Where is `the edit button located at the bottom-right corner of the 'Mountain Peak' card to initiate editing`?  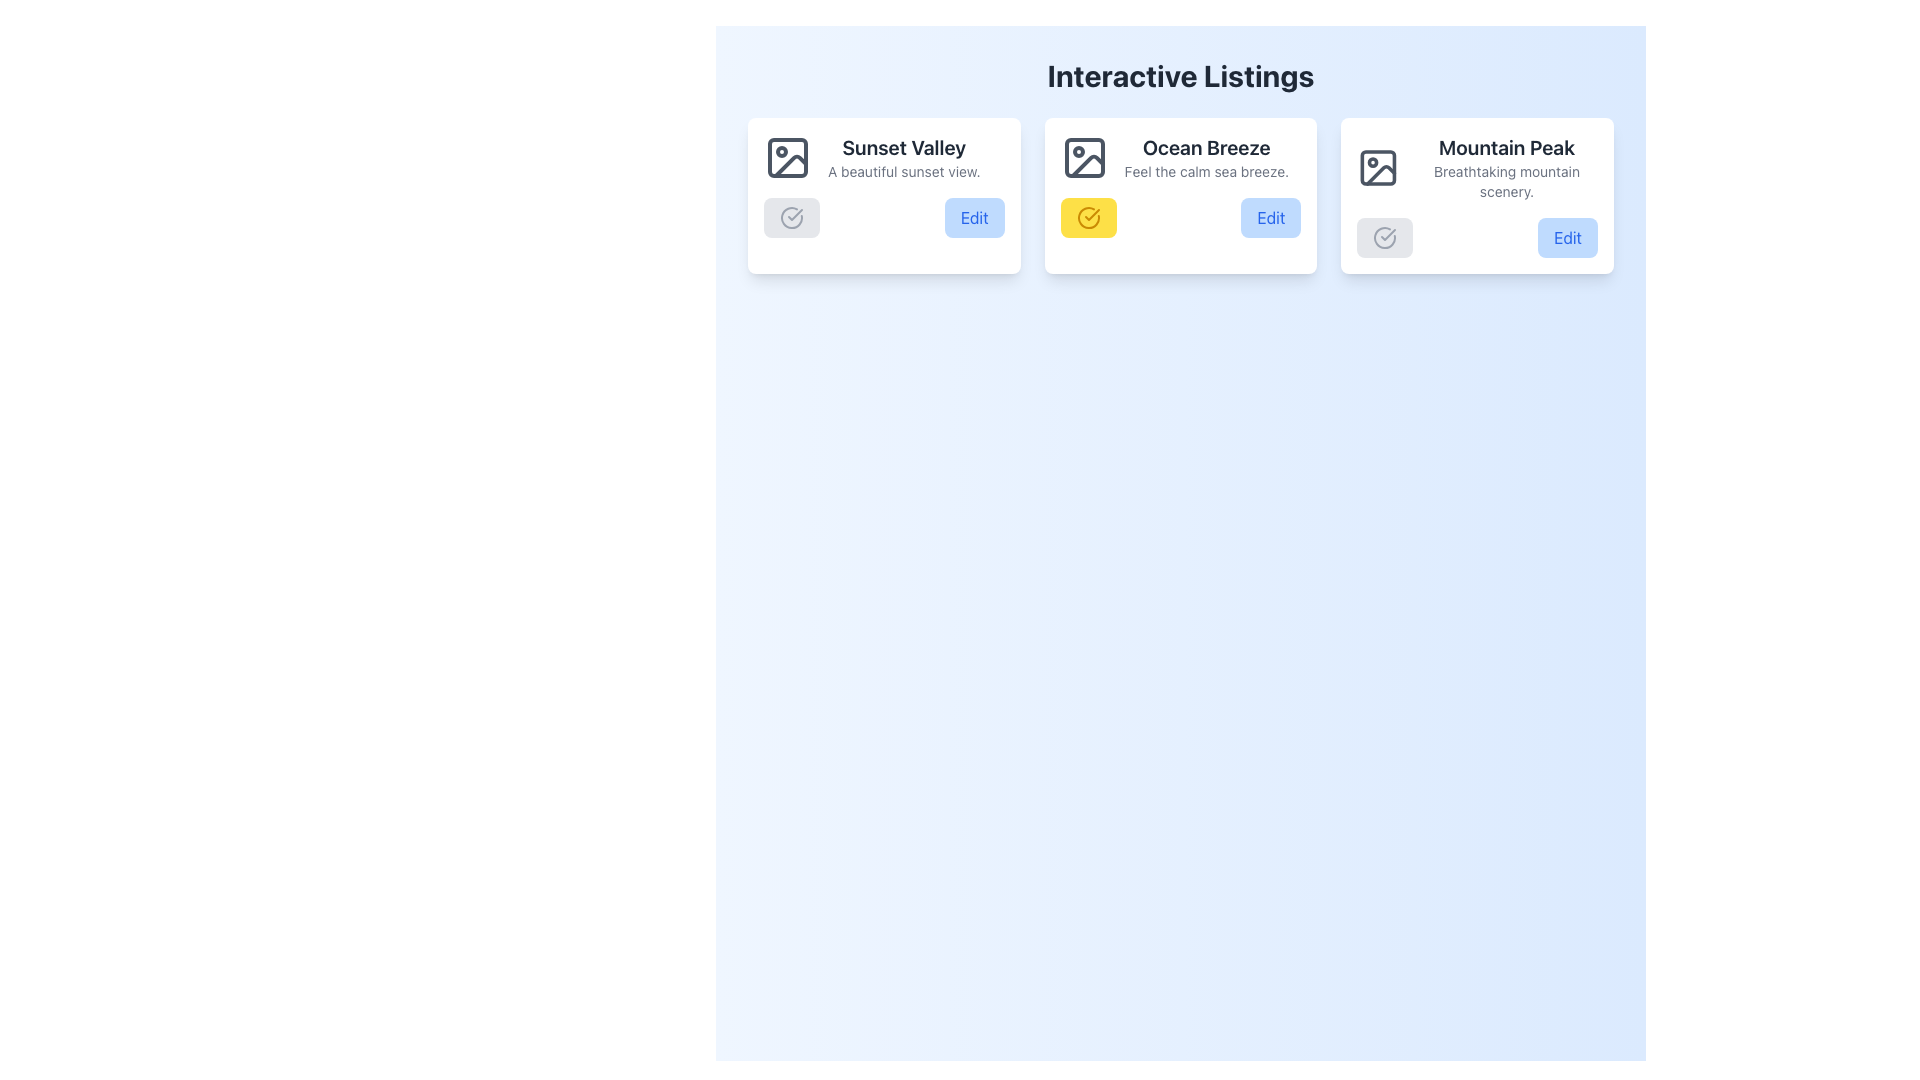 the edit button located at the bottom-right corner of the 'Mountain Peak' card to initiate editing is located at coordinates (1567, 237).